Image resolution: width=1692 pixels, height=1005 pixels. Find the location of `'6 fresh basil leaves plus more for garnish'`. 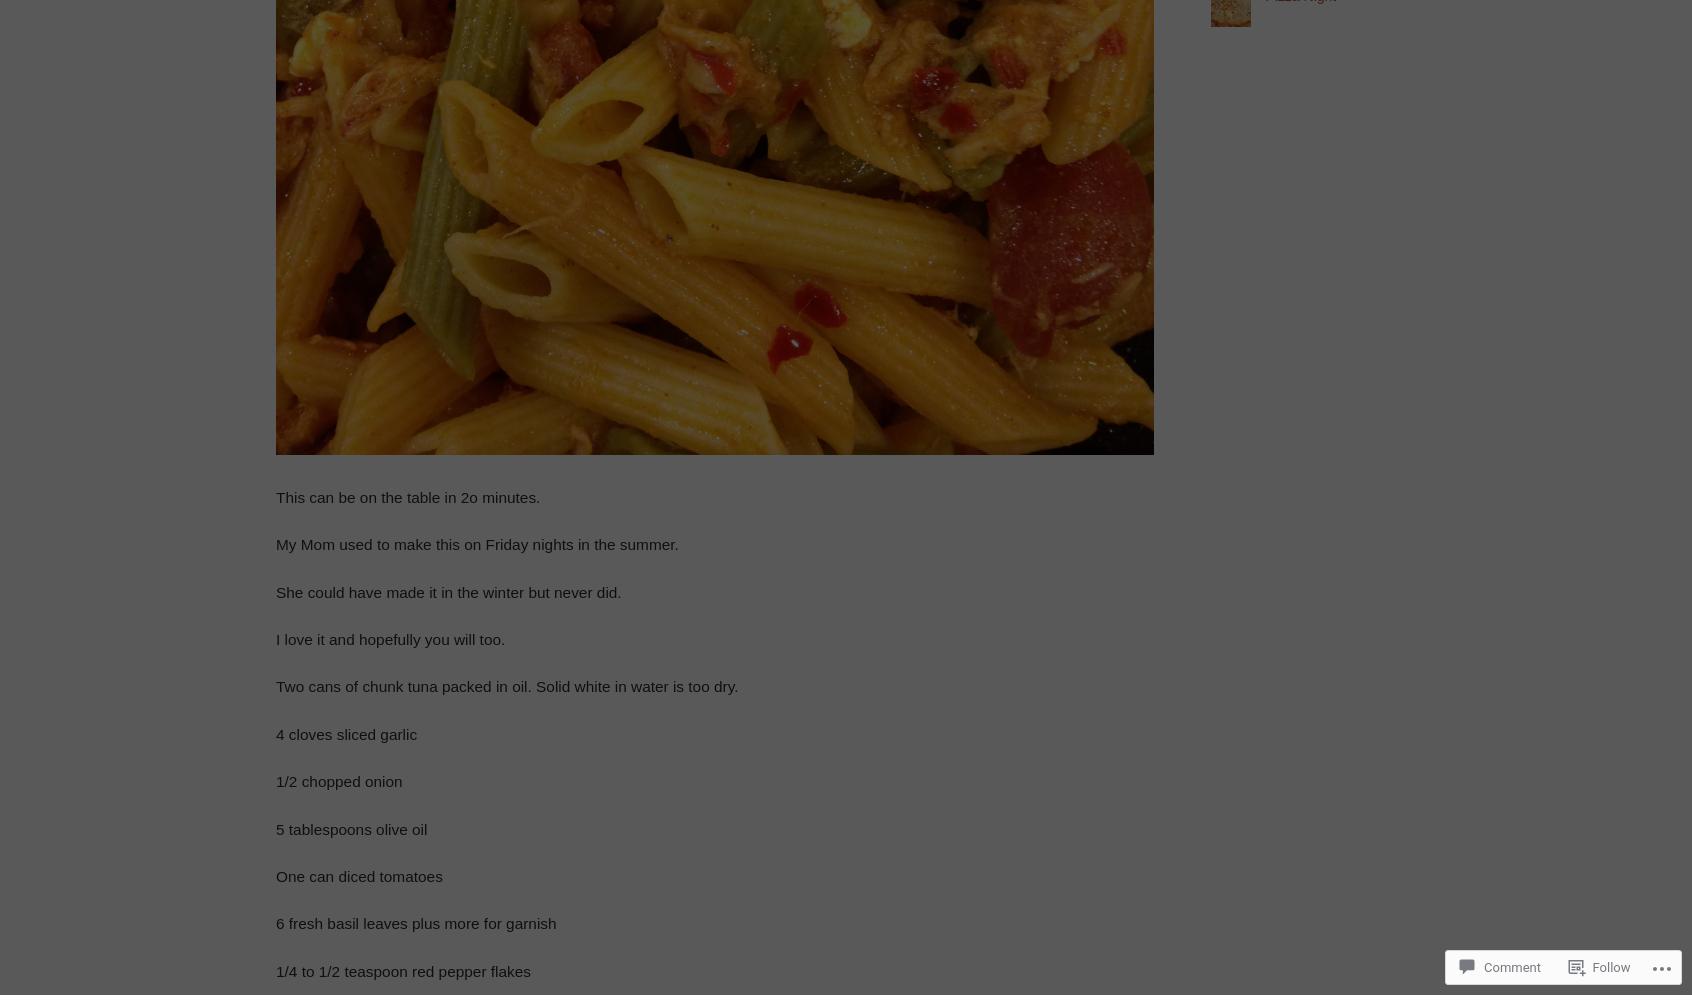

'6 fresh basil leaves plus more for garnish' is located at coordinates (416, 922).